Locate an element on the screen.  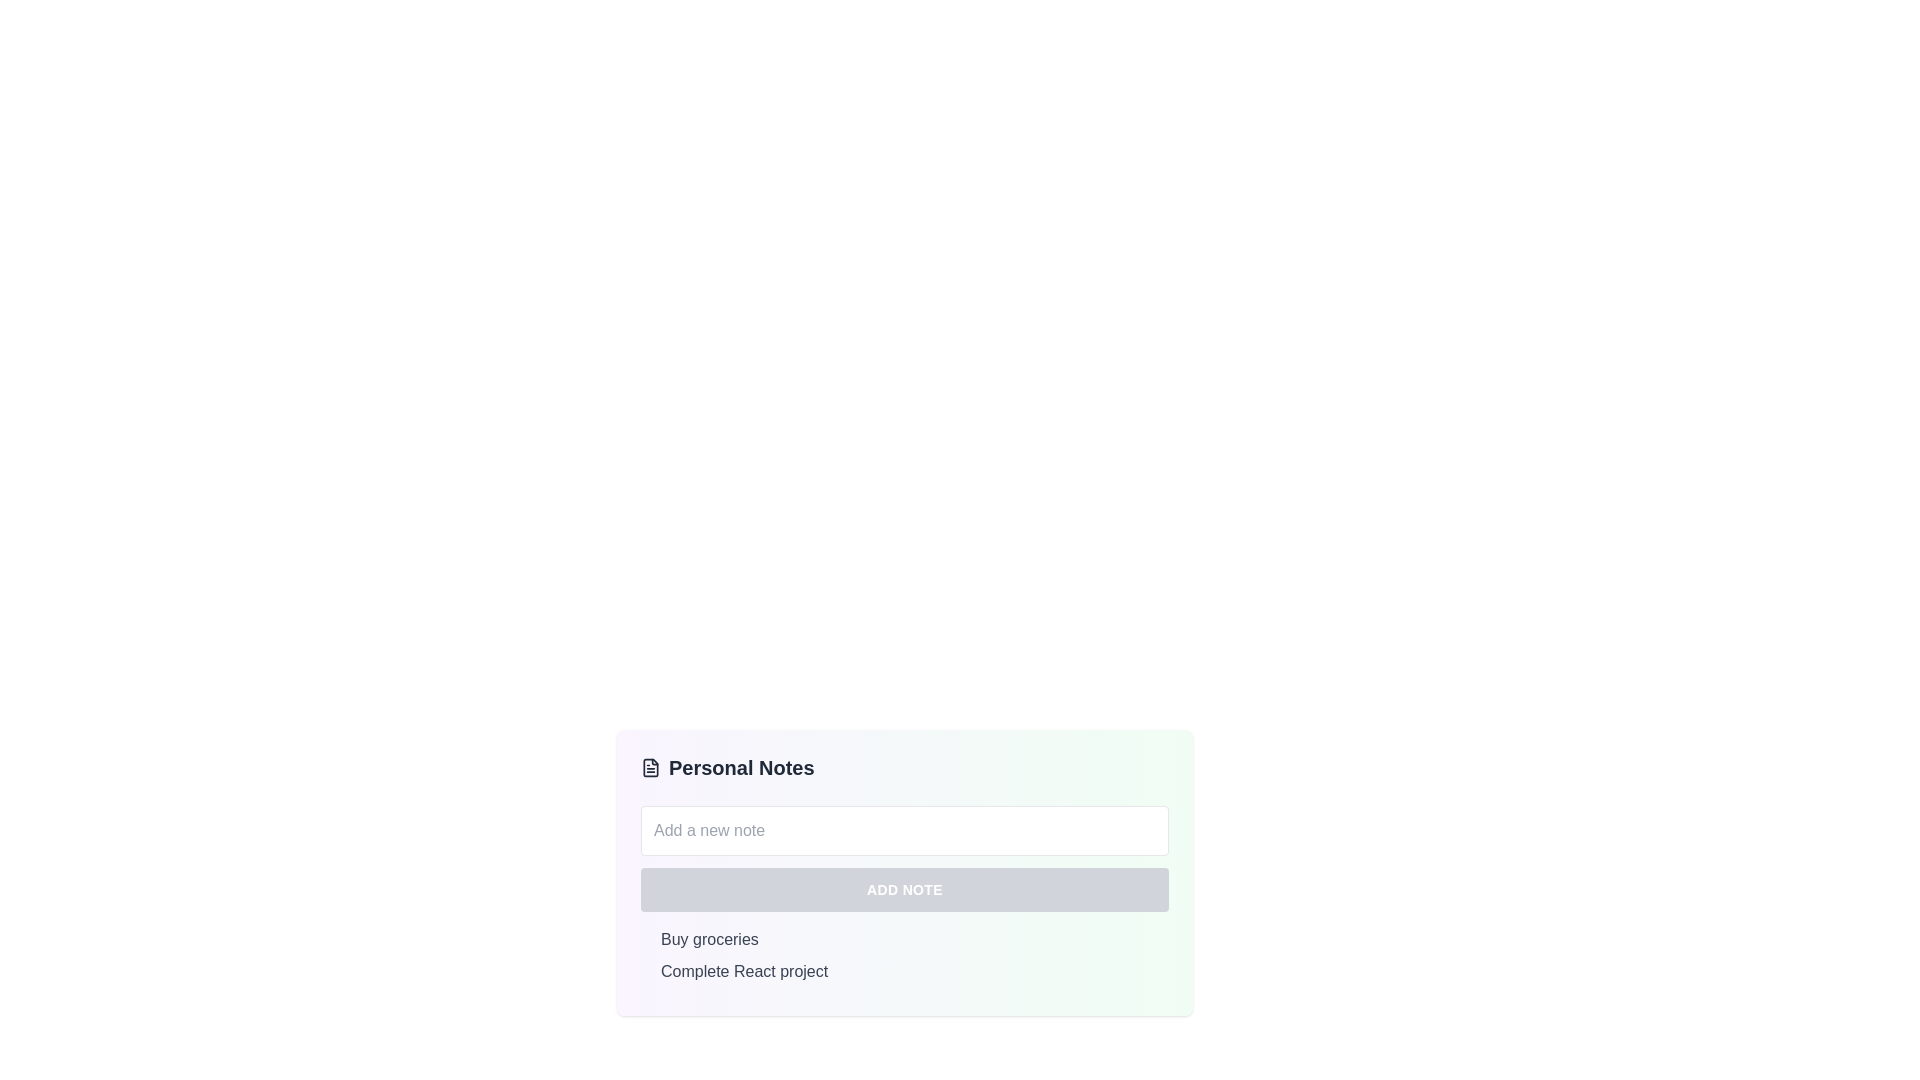
the icon resembling a simplified sheet of paper with a folded corner, located adjacent to the header labeled 'Personal Notes' is located at coordinates (651, 766).